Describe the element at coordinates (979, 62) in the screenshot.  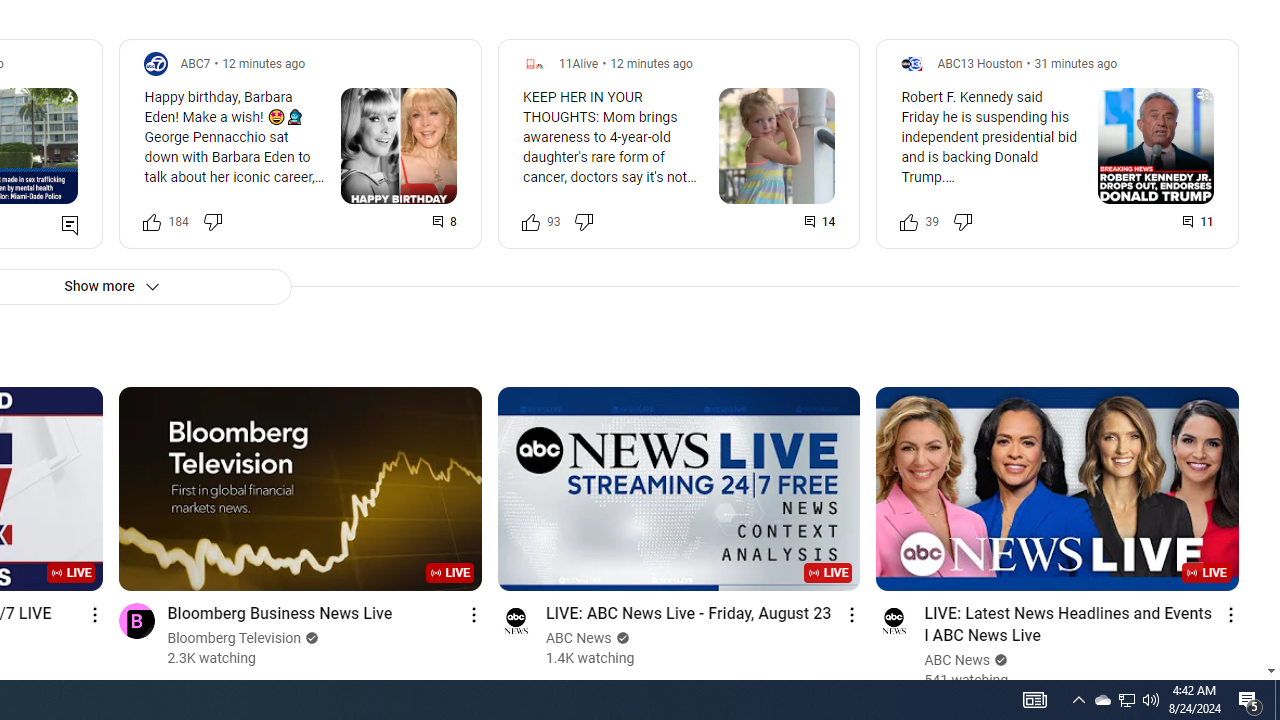
I see `'ABC13 Houston'` at that location.